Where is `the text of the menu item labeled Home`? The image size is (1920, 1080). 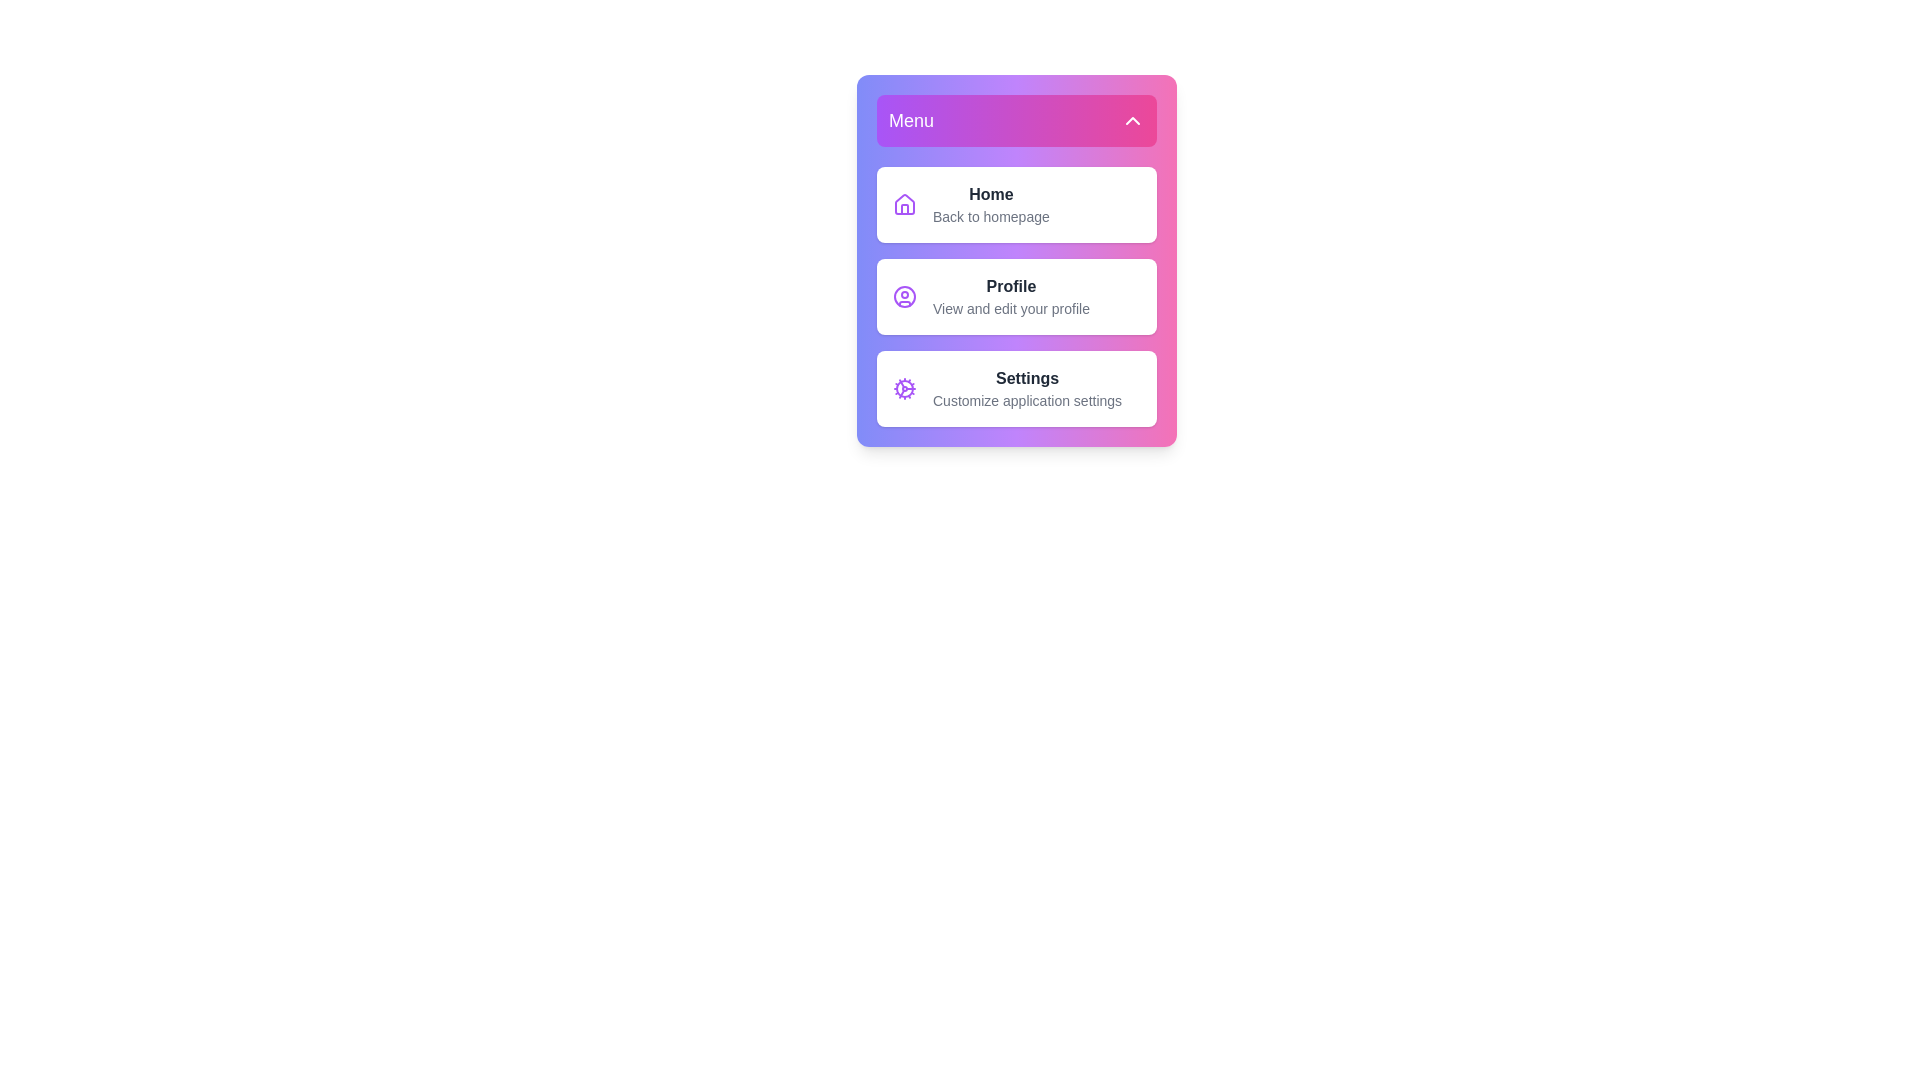 the text of the menu item labeled Home is located at coordinates (1017, 204).